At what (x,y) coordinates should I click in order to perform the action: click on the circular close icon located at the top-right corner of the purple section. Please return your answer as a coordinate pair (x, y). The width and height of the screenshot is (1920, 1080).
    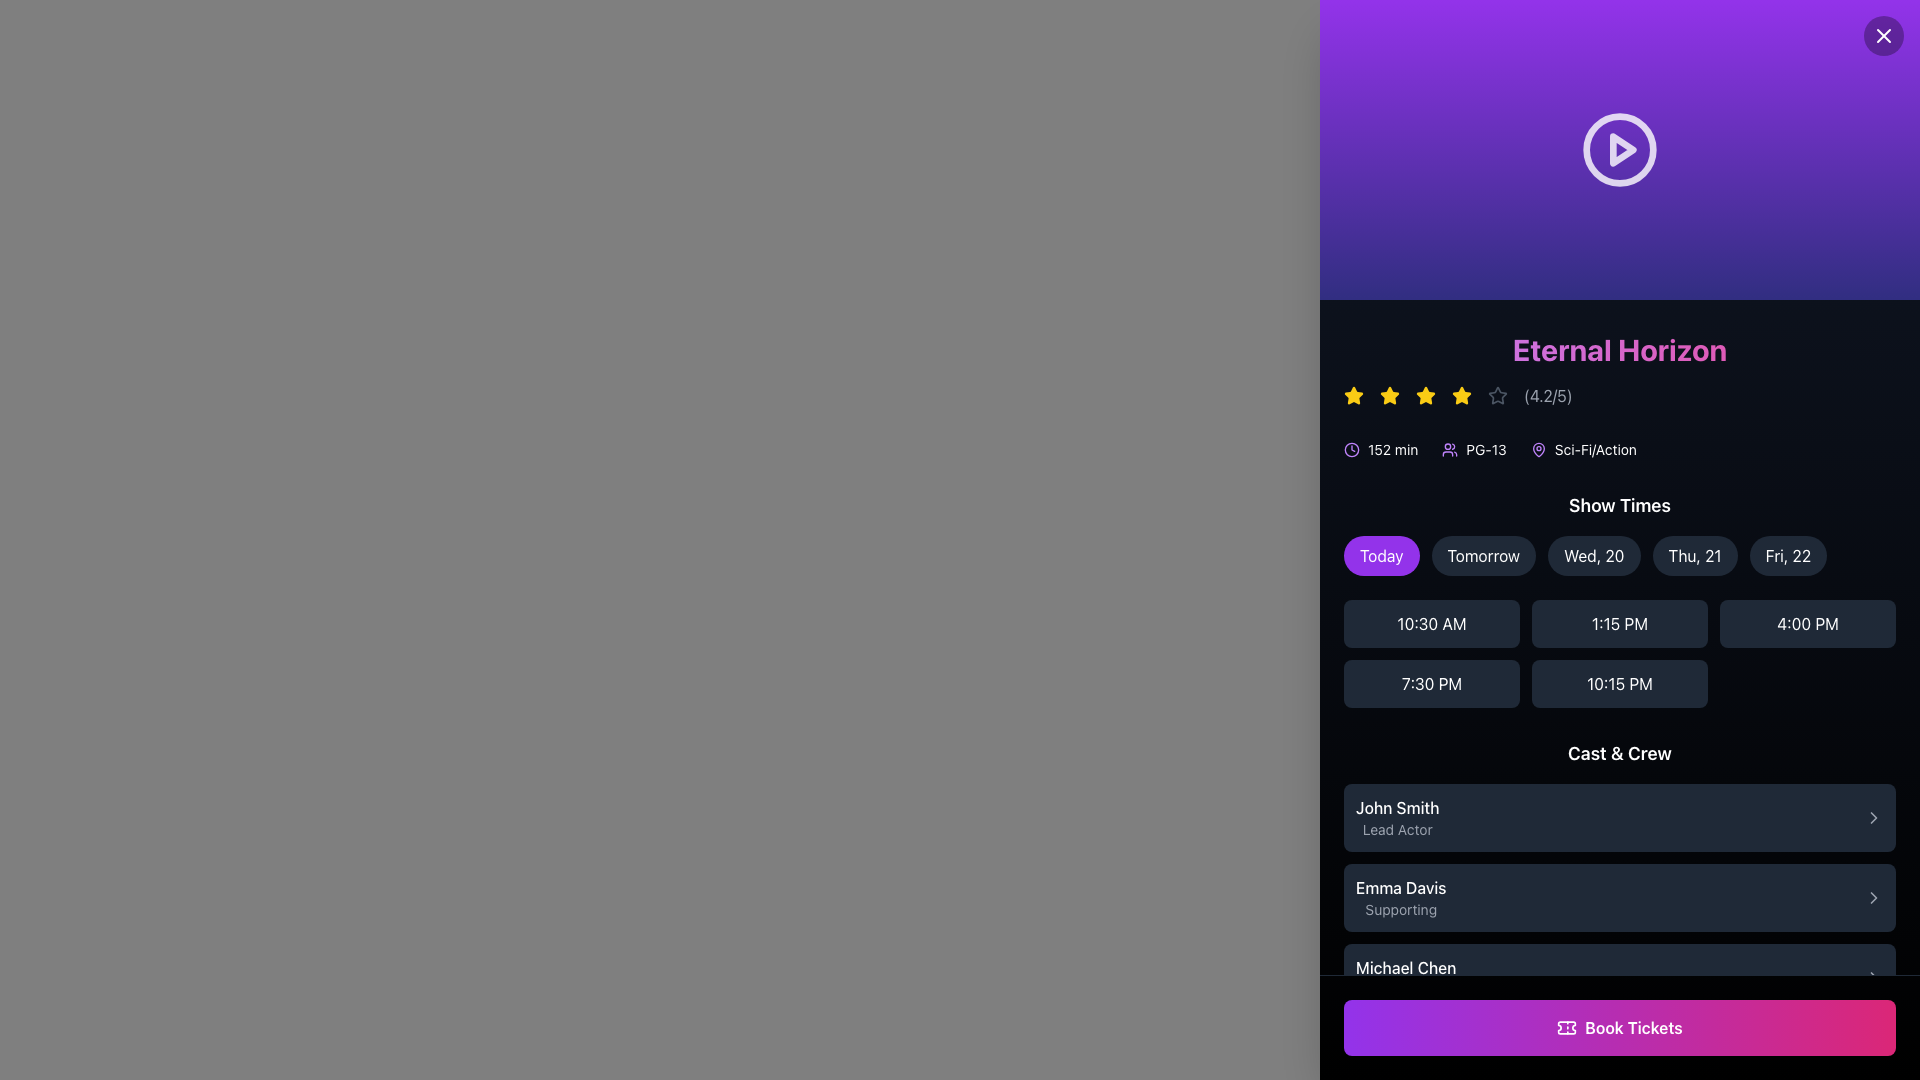
    Looking at the image, I should click on (1882, 35).